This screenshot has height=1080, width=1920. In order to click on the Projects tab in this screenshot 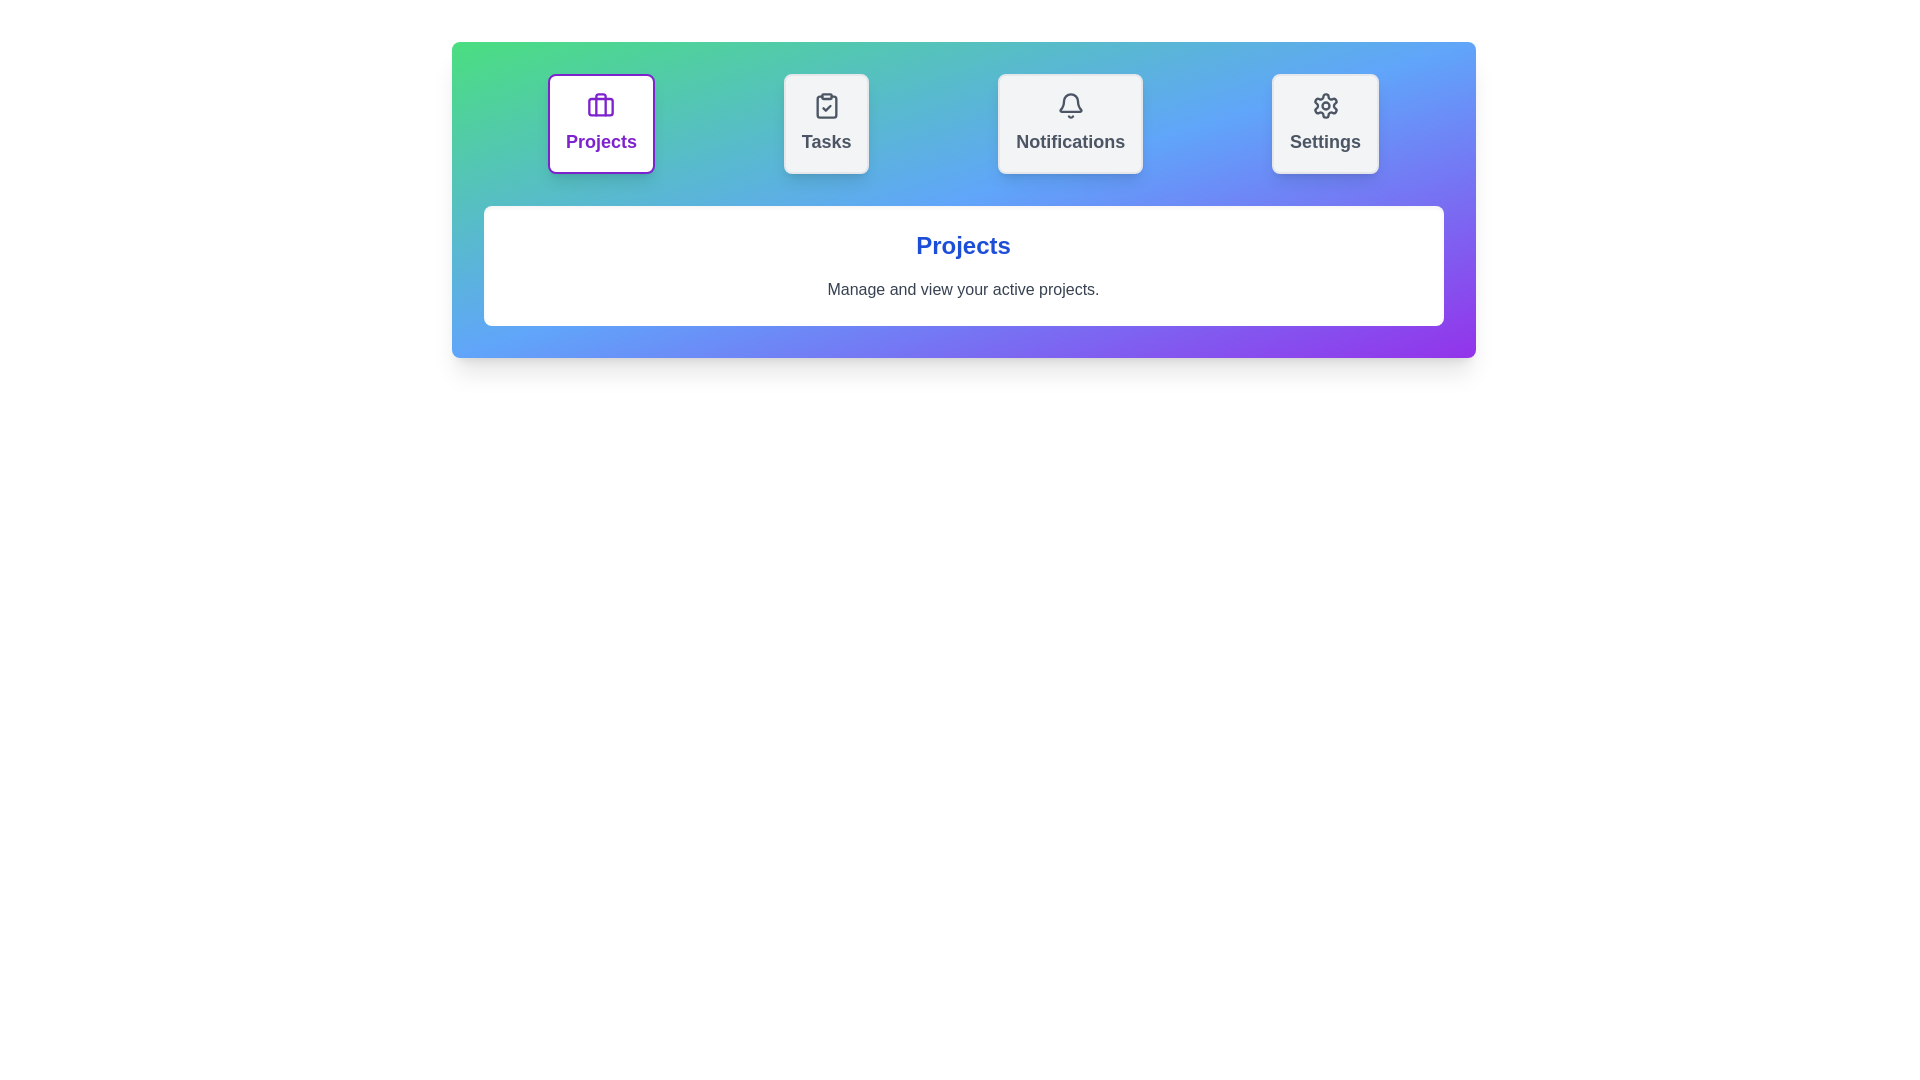, I will do `click(599, 123)`.